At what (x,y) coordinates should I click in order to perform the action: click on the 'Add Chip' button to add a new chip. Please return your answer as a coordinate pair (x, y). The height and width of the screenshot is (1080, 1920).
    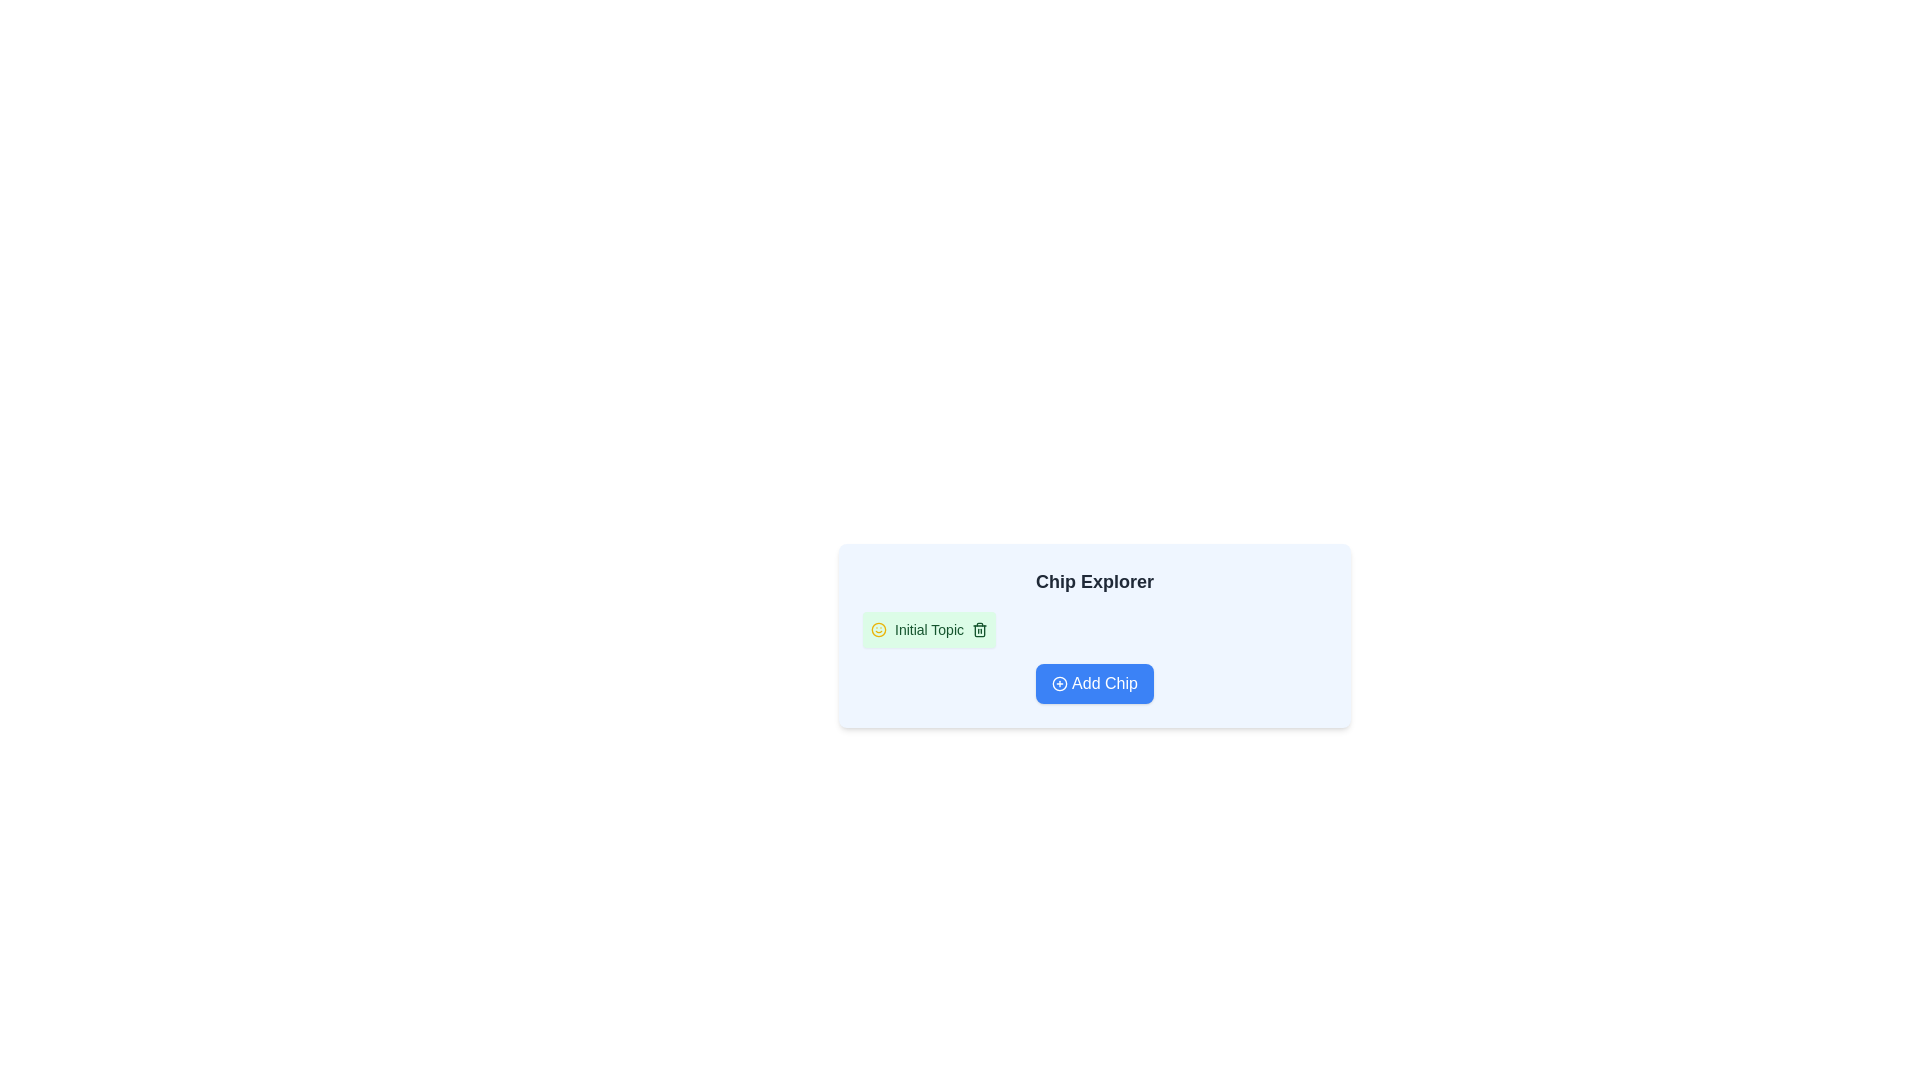
    Looking at the image, I should click on (1093, 682).